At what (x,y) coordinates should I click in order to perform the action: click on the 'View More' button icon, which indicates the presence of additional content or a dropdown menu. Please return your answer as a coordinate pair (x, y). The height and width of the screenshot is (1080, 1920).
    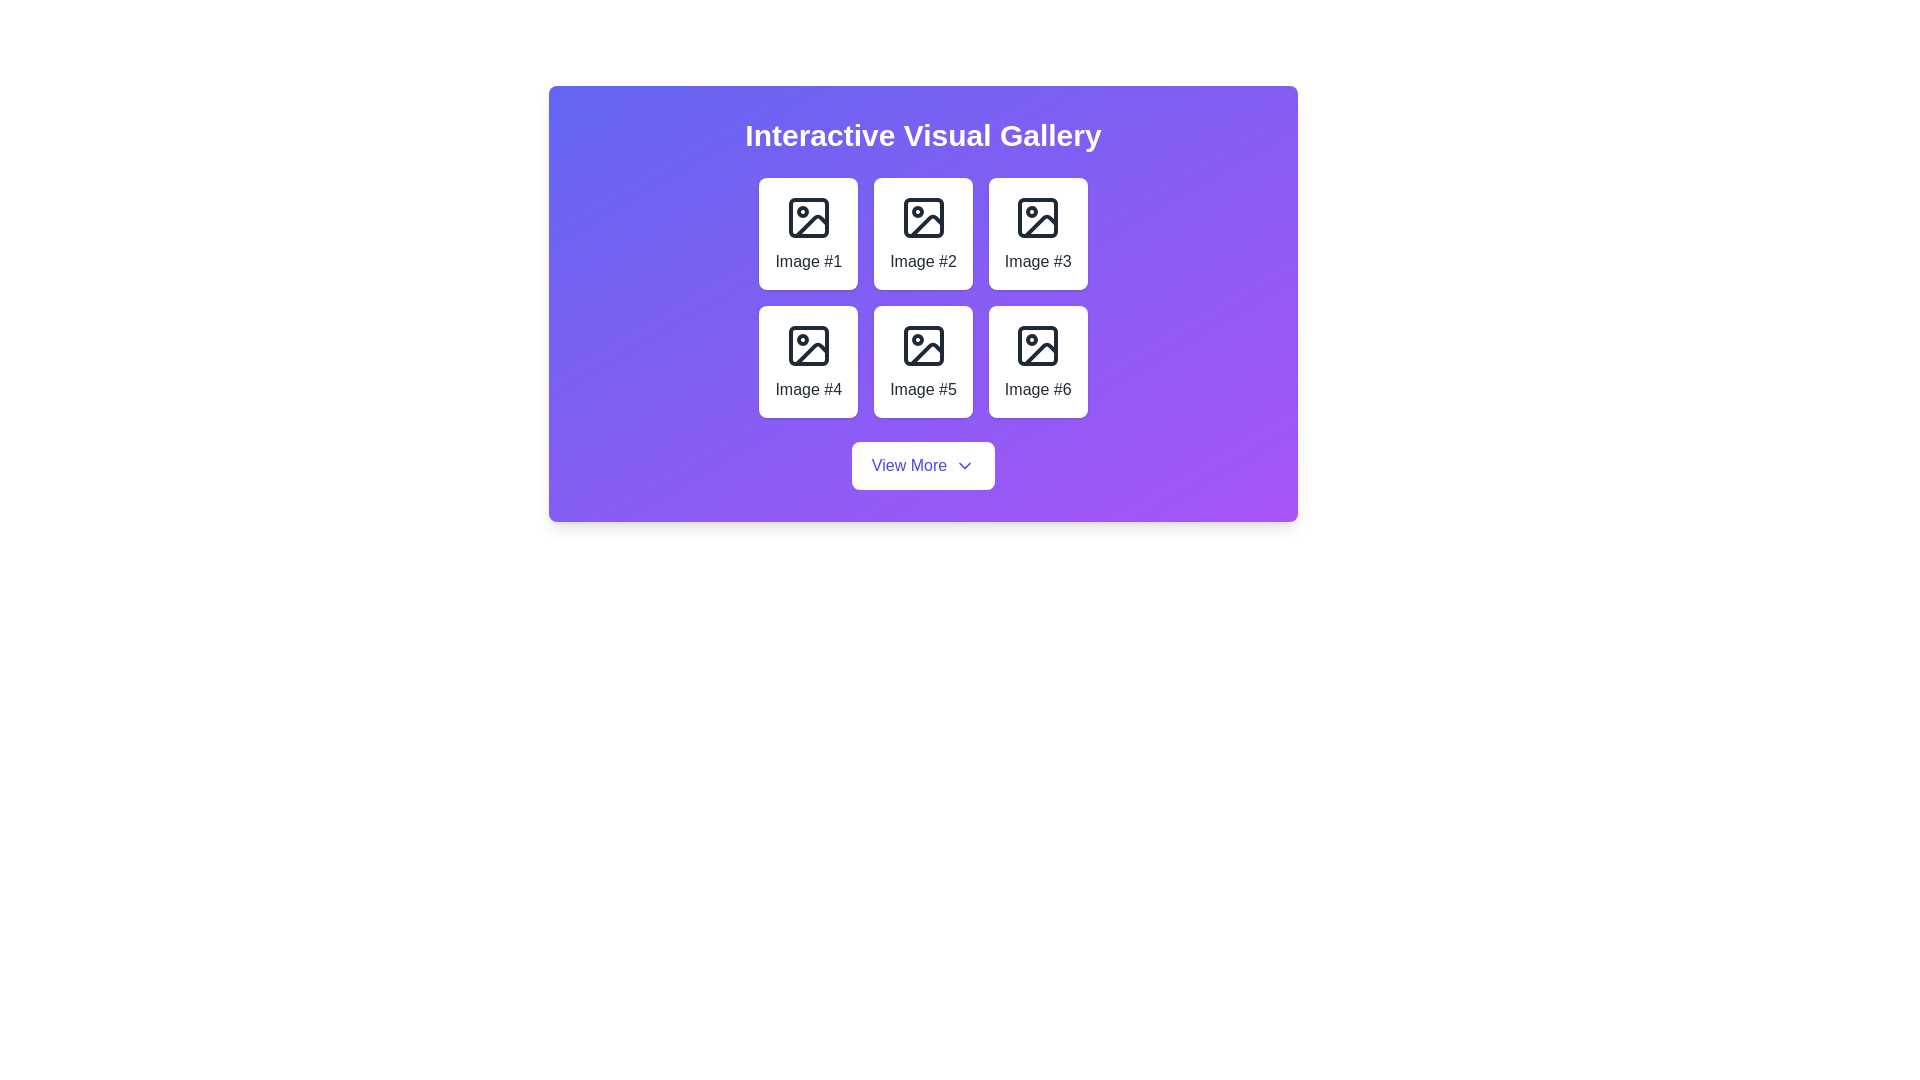
    Looking at the image, I should click on (965, 466).